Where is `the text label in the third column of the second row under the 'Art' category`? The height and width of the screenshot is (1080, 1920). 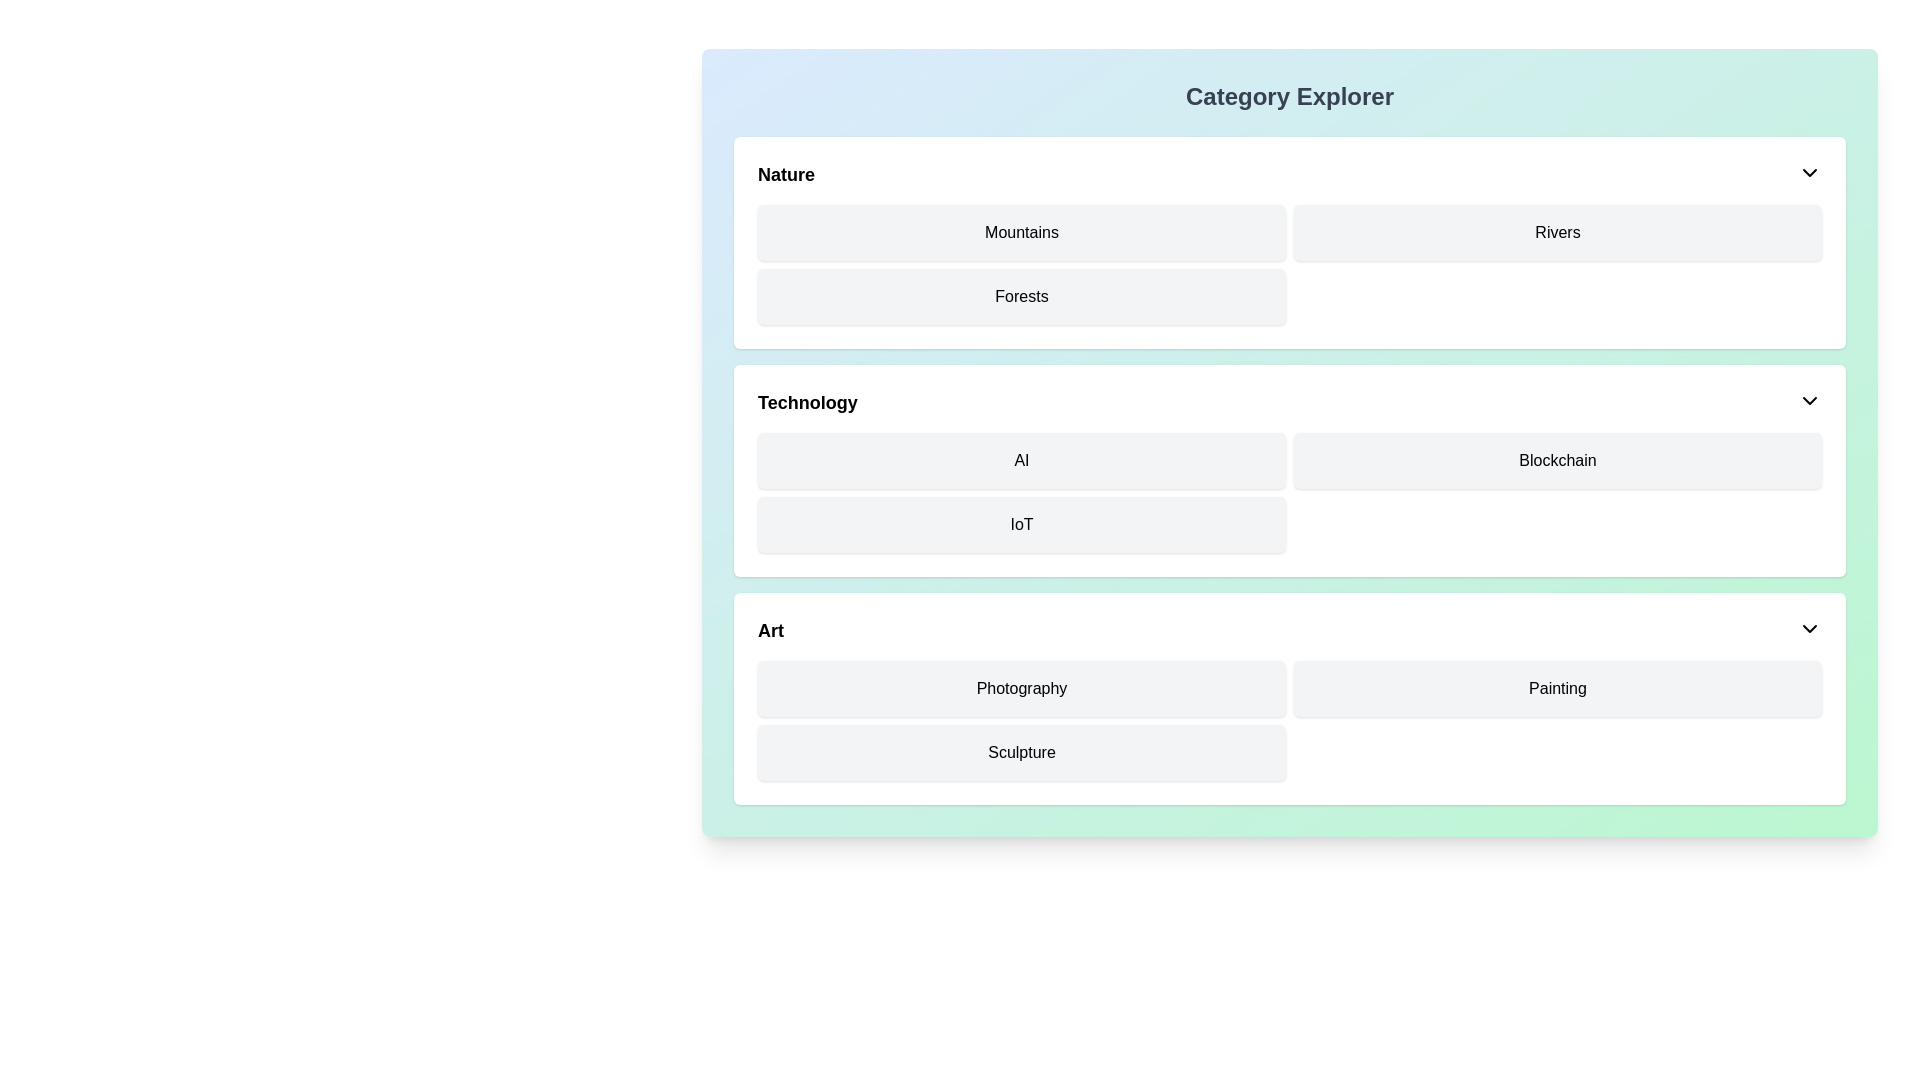 the text label in the third column of the second row under the 'Art' category is located at coordinates (1557, 688).